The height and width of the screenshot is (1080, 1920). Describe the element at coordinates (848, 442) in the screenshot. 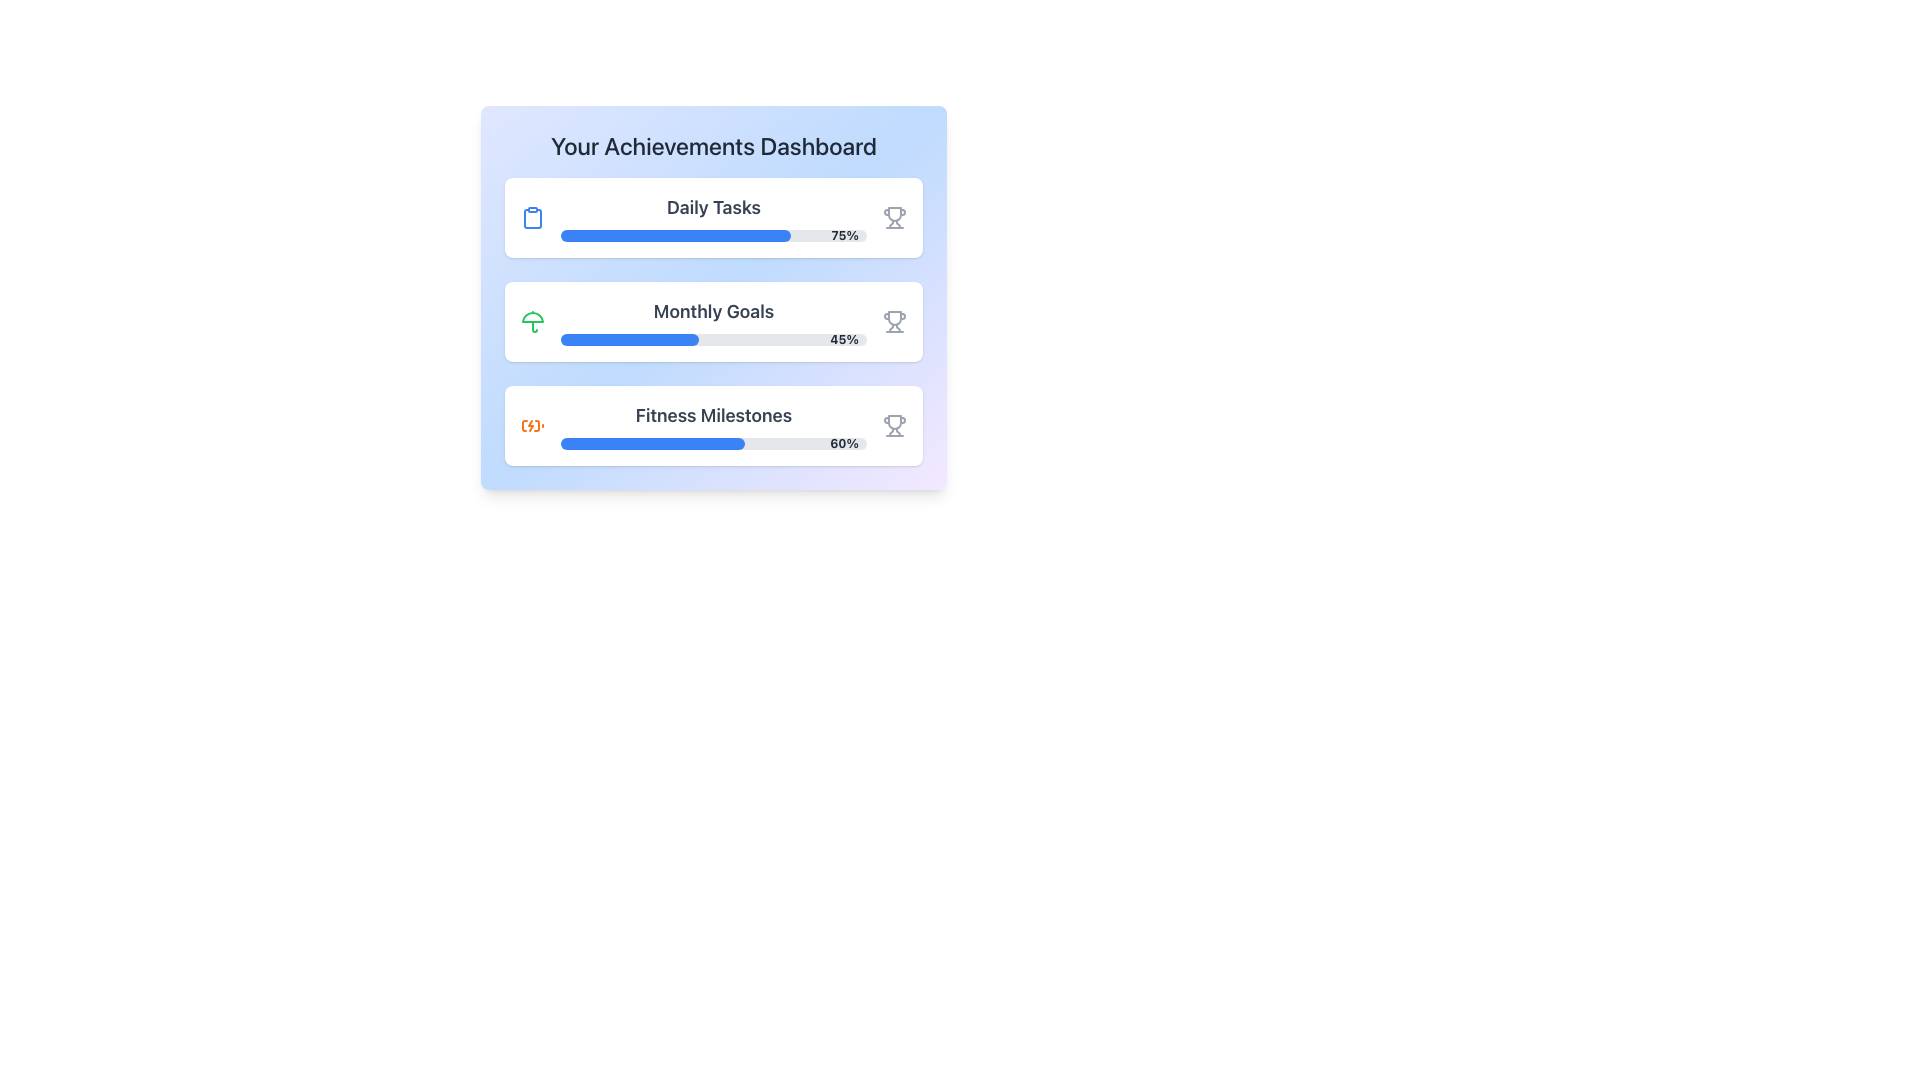

I see `the text label that displays the progress percentage for the 'Fitness Milestones' section, located at the far-right end of the progress bar` at that location.